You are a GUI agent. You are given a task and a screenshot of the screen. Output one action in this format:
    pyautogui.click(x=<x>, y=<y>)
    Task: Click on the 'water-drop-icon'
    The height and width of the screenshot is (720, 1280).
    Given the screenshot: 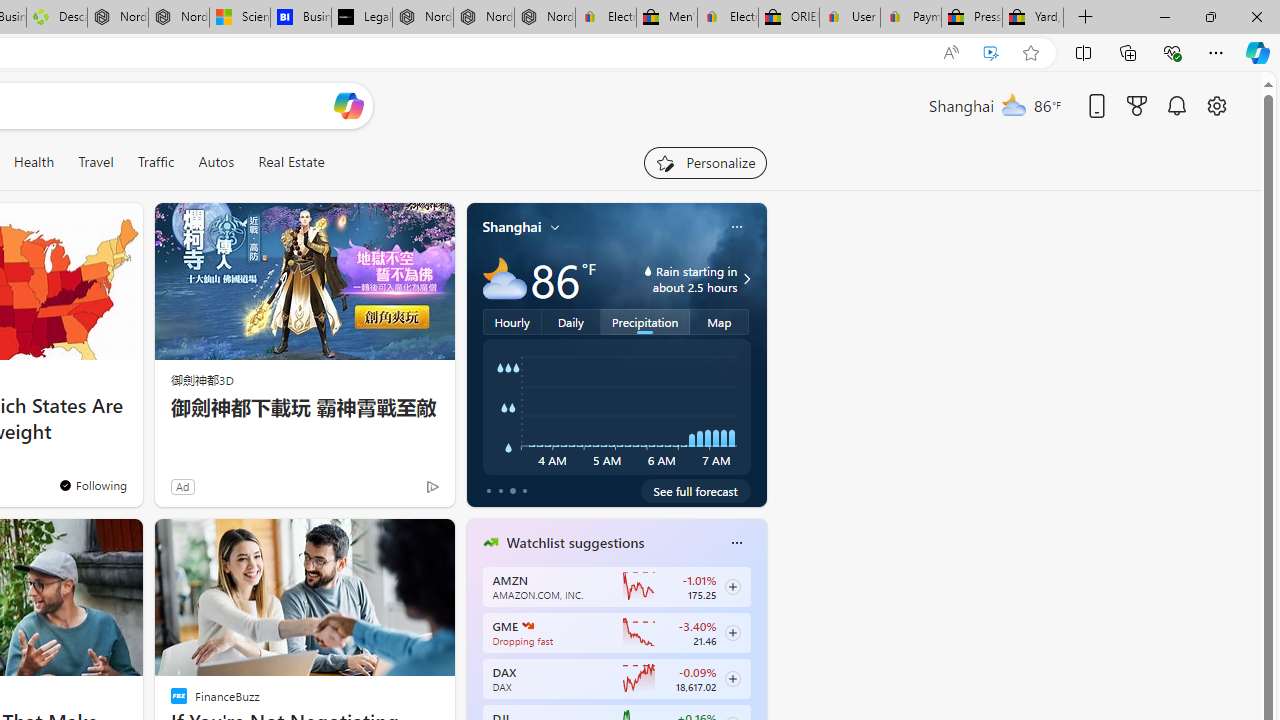 What is the action you would take?
    pyautogui.click(x=648, y=270)
    